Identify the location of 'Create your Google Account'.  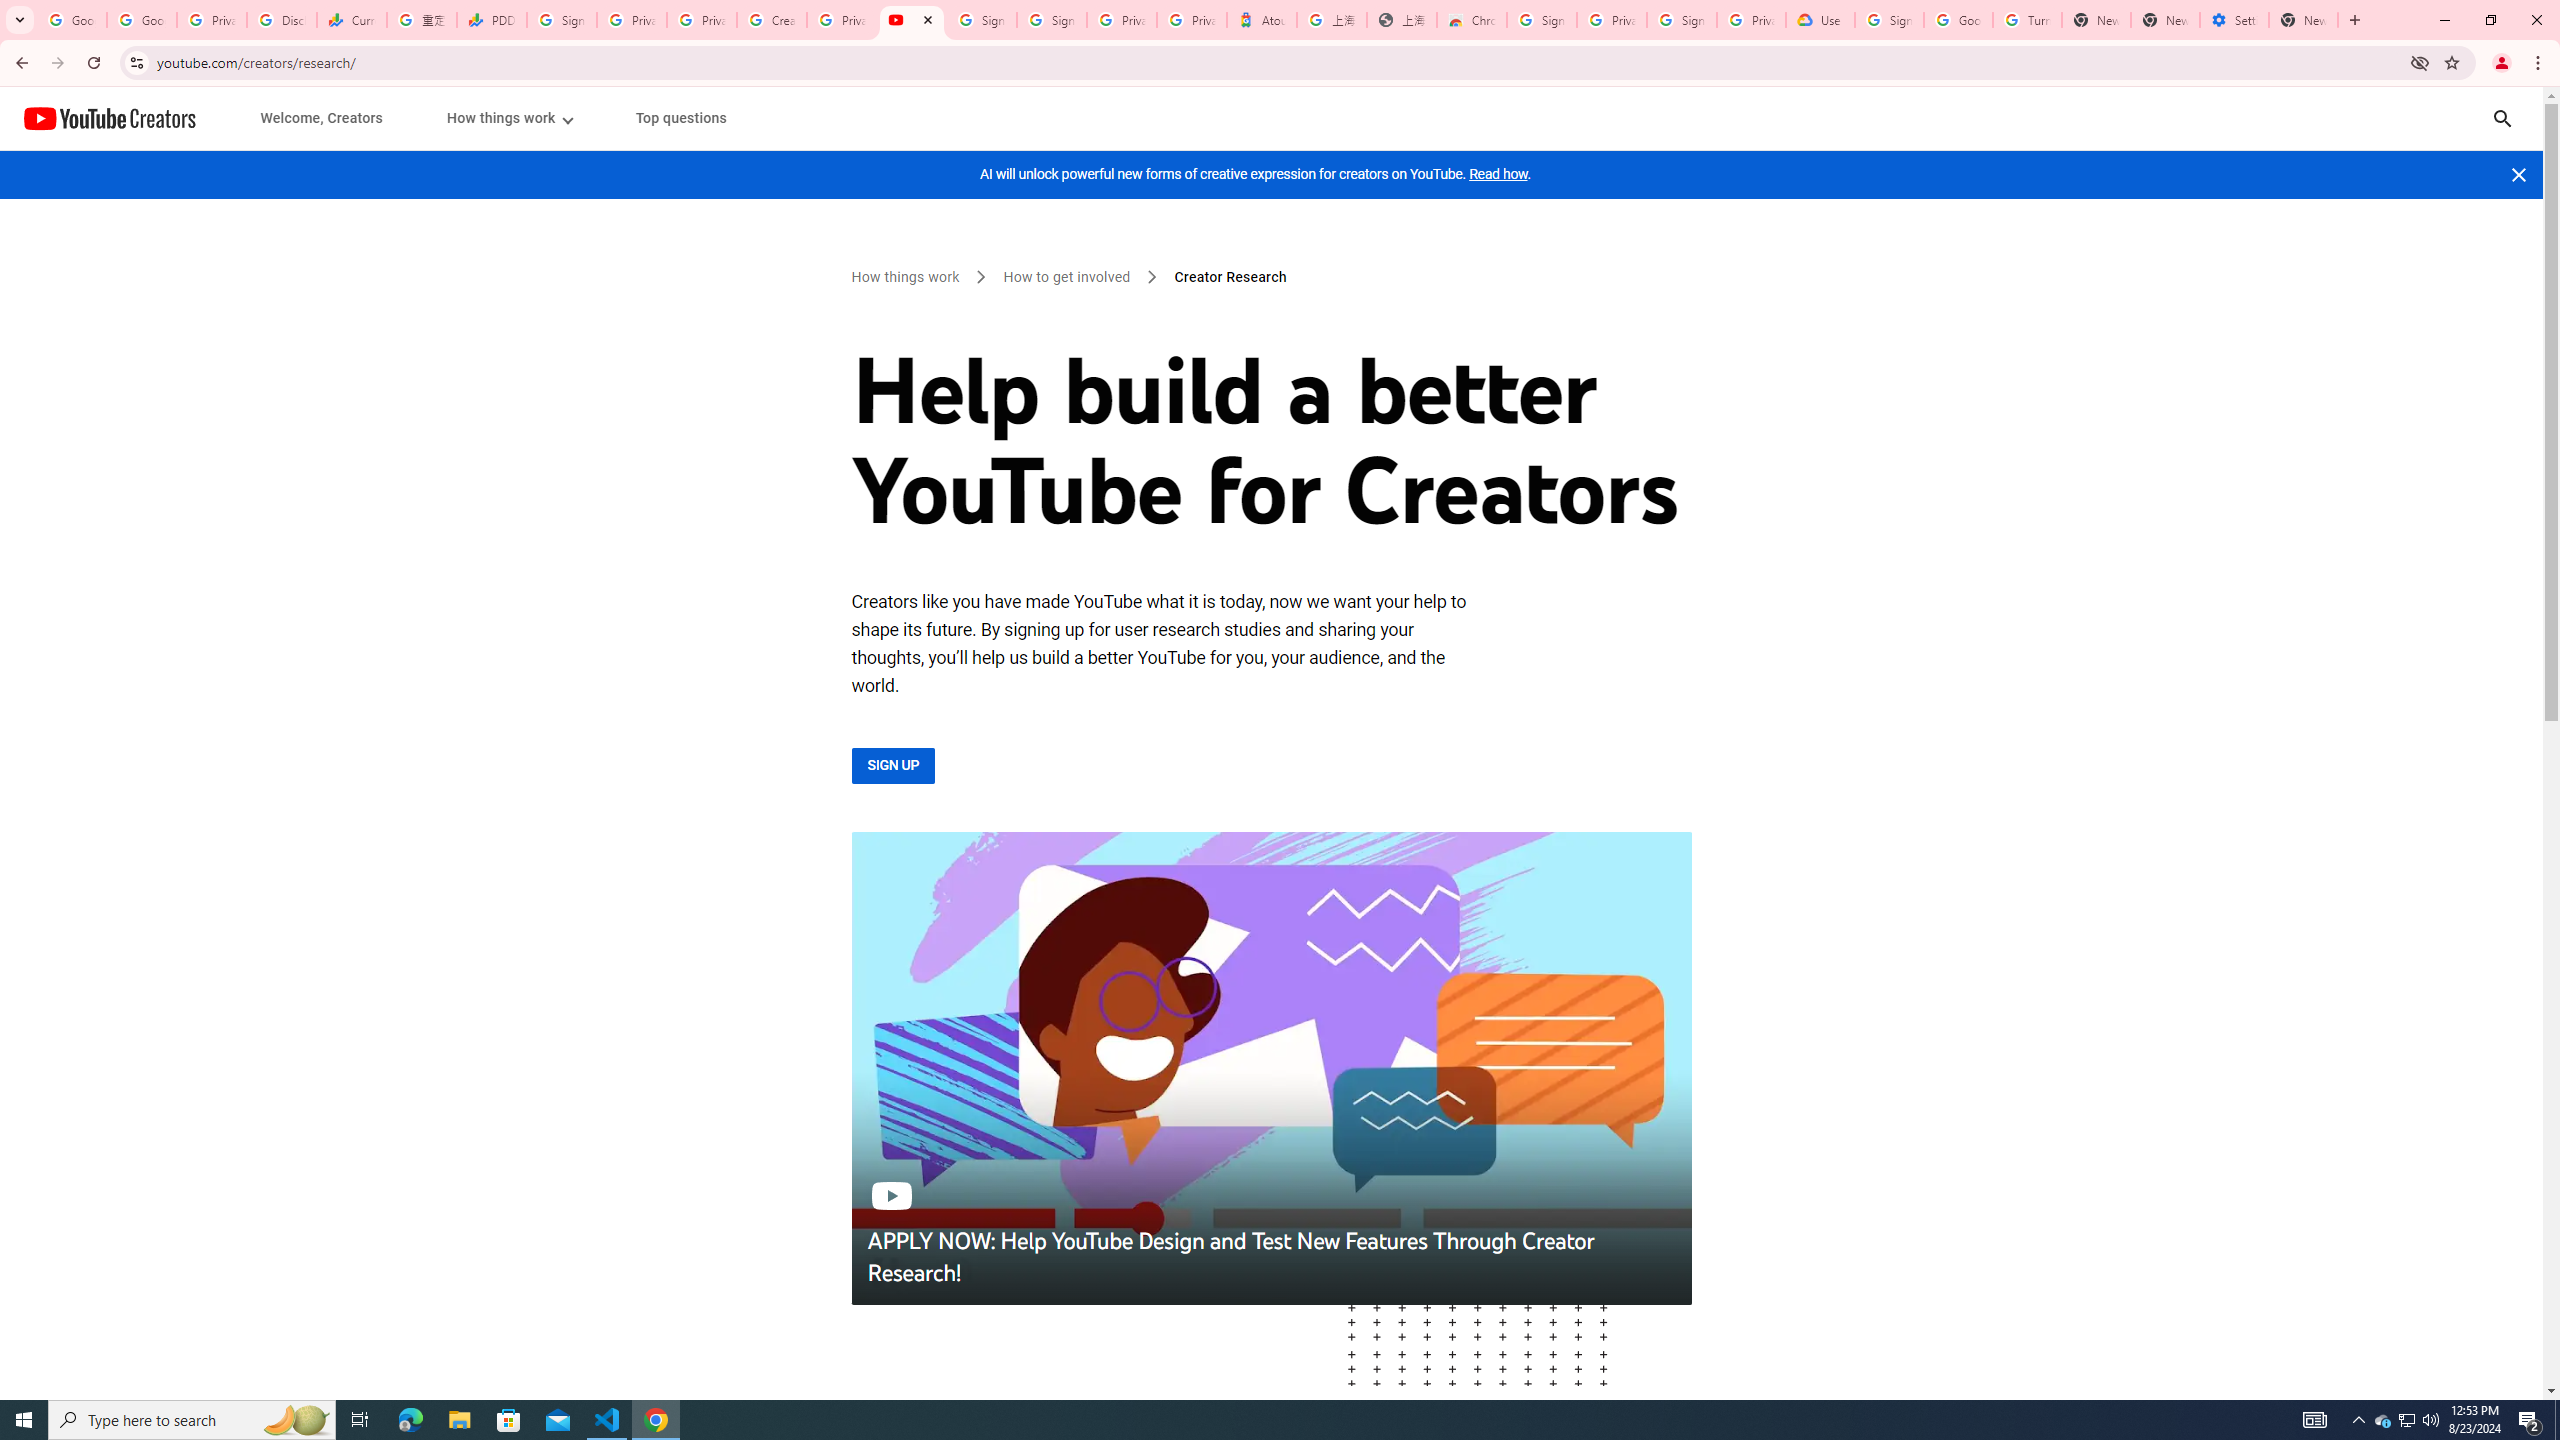
(770, 19).